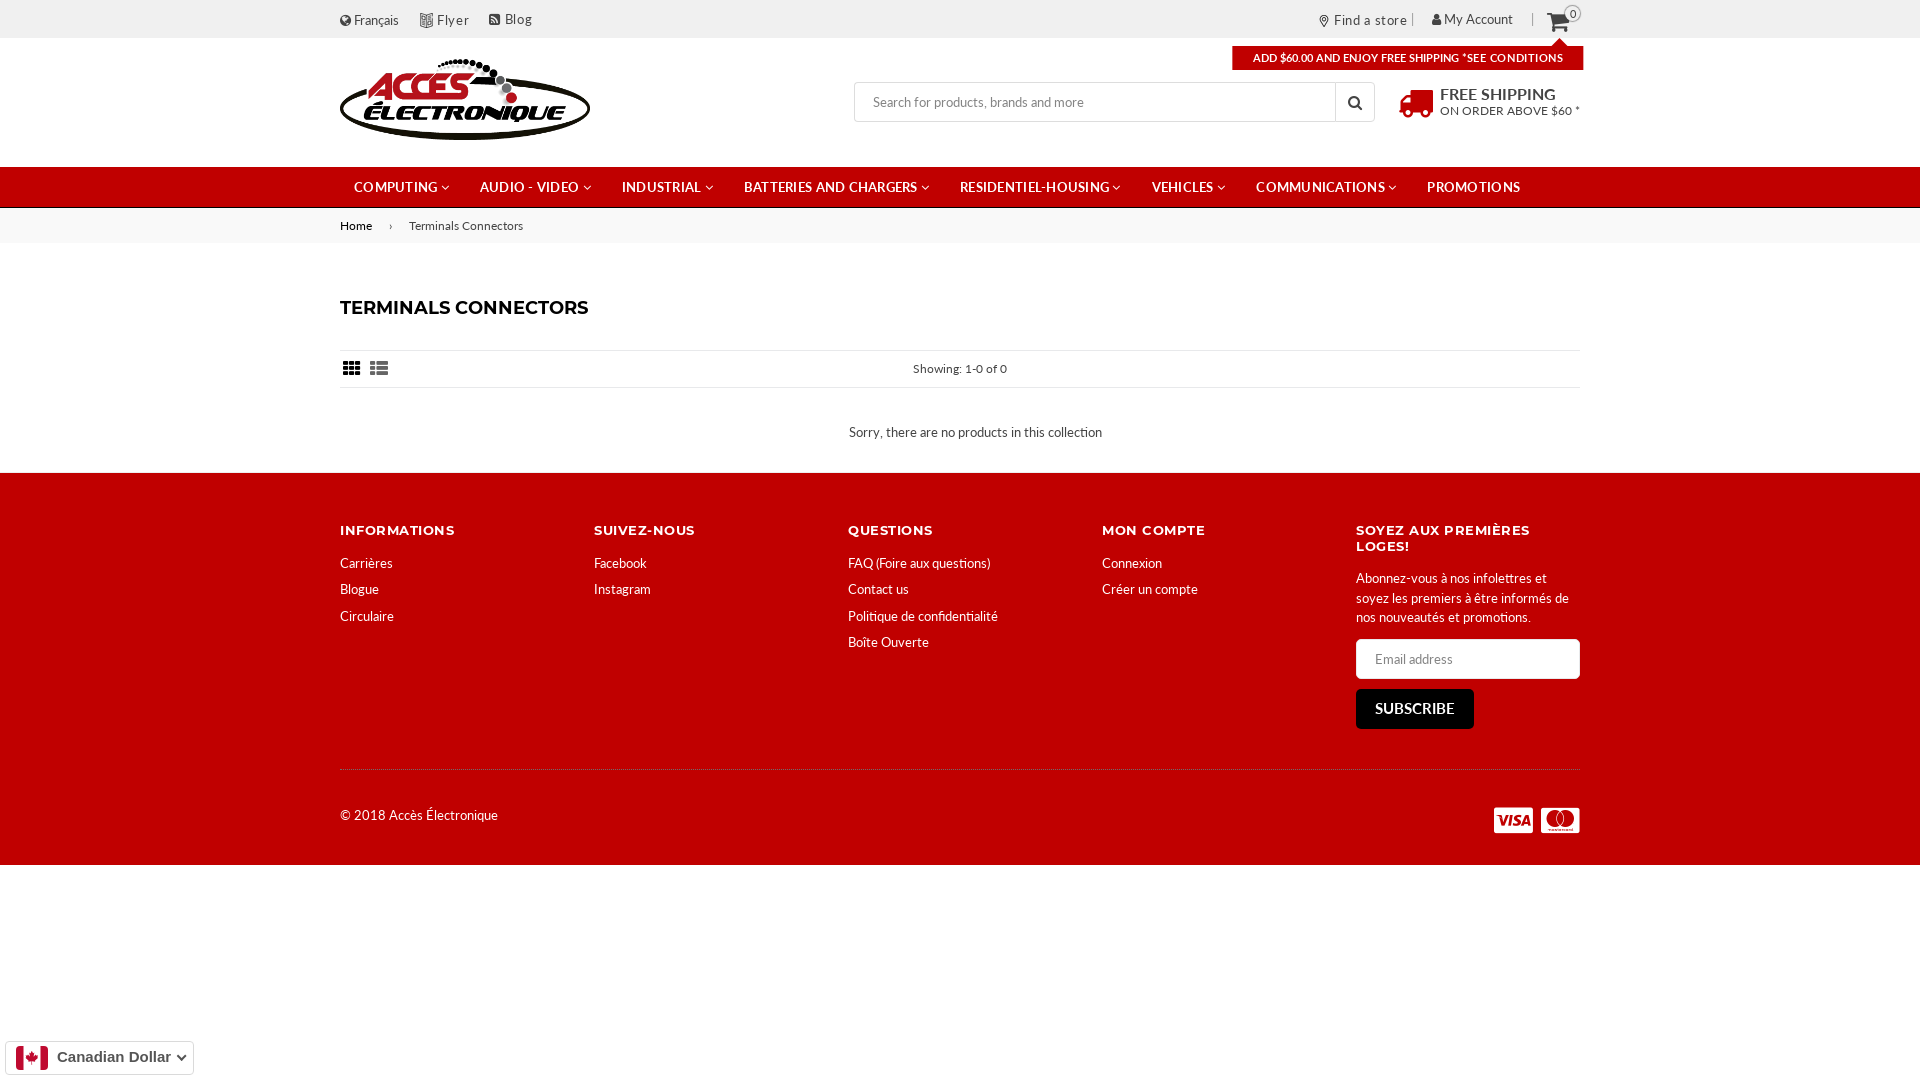  What do you see at coordinates (1557, 20) in the screenshot?
I see `'0'` at bounding box center [1557, 20].